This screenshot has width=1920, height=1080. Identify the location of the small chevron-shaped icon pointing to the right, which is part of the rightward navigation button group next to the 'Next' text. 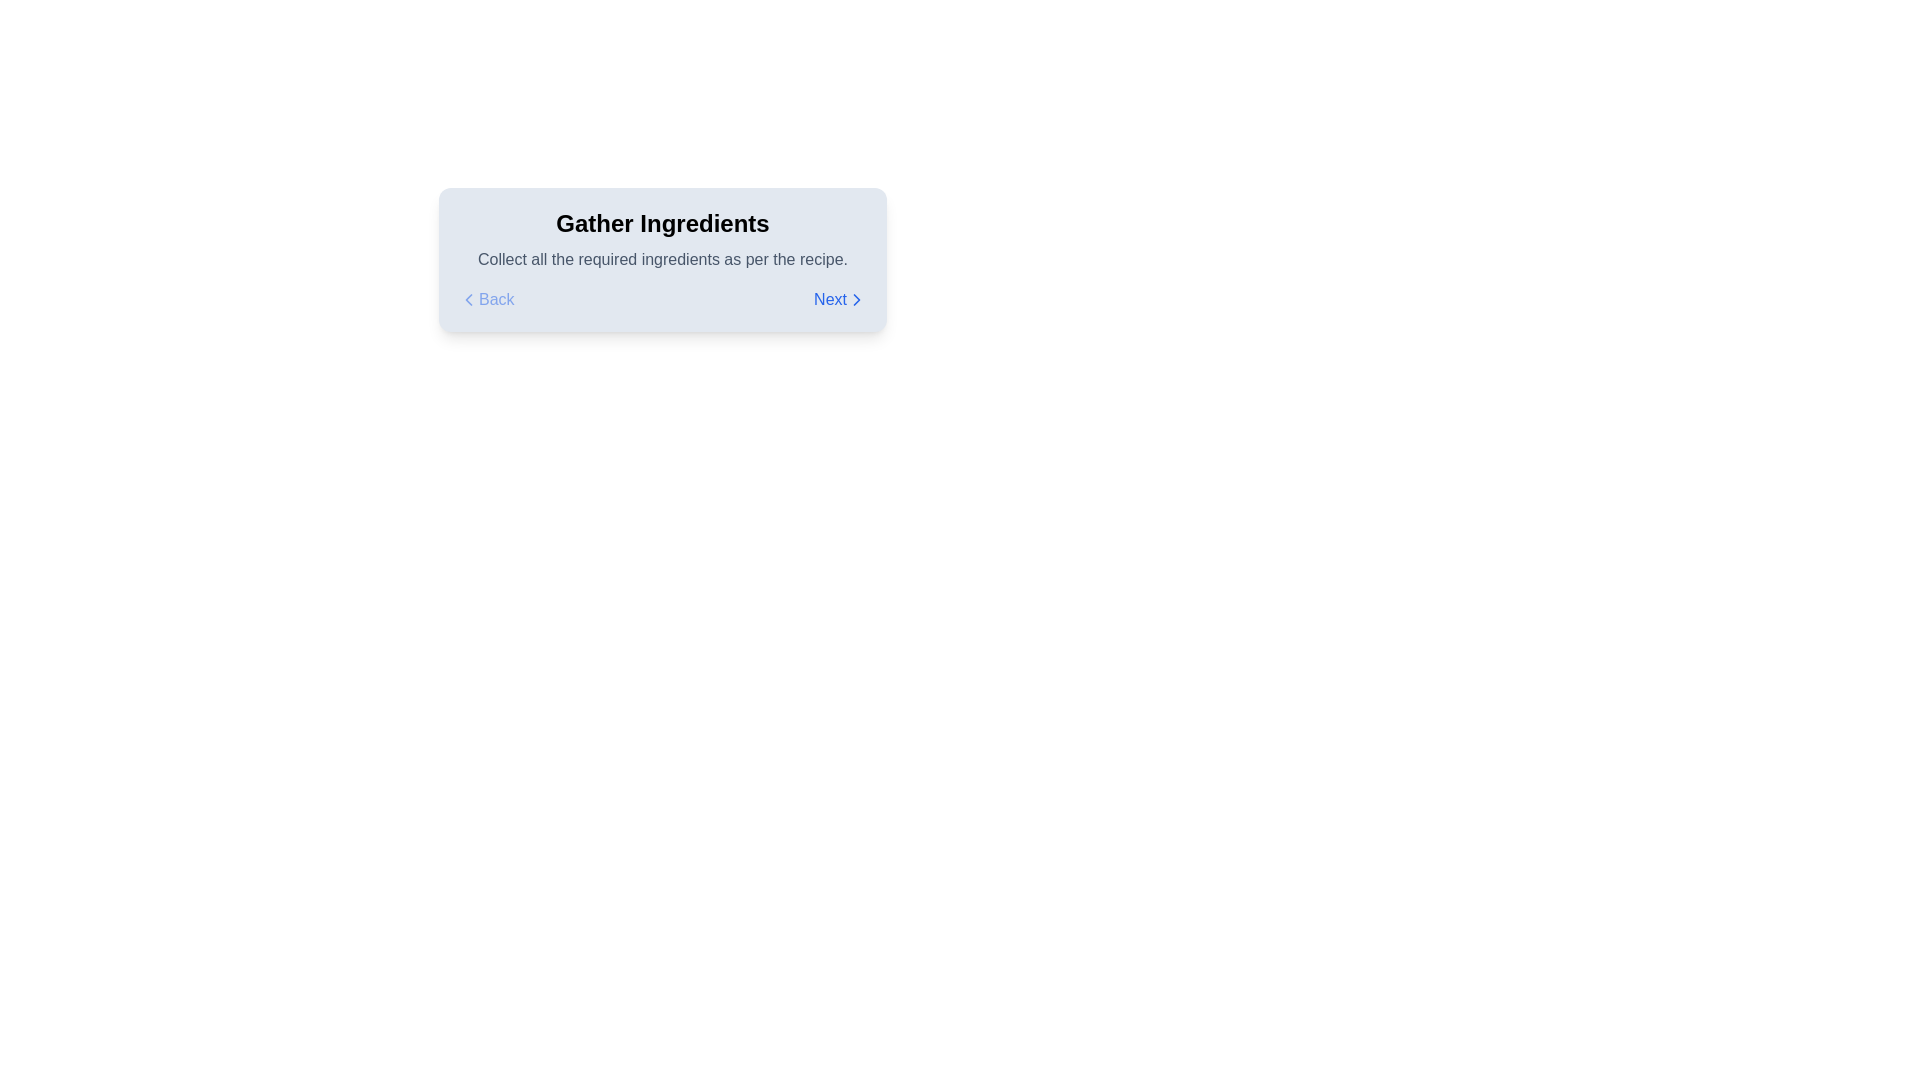
(857, 300).